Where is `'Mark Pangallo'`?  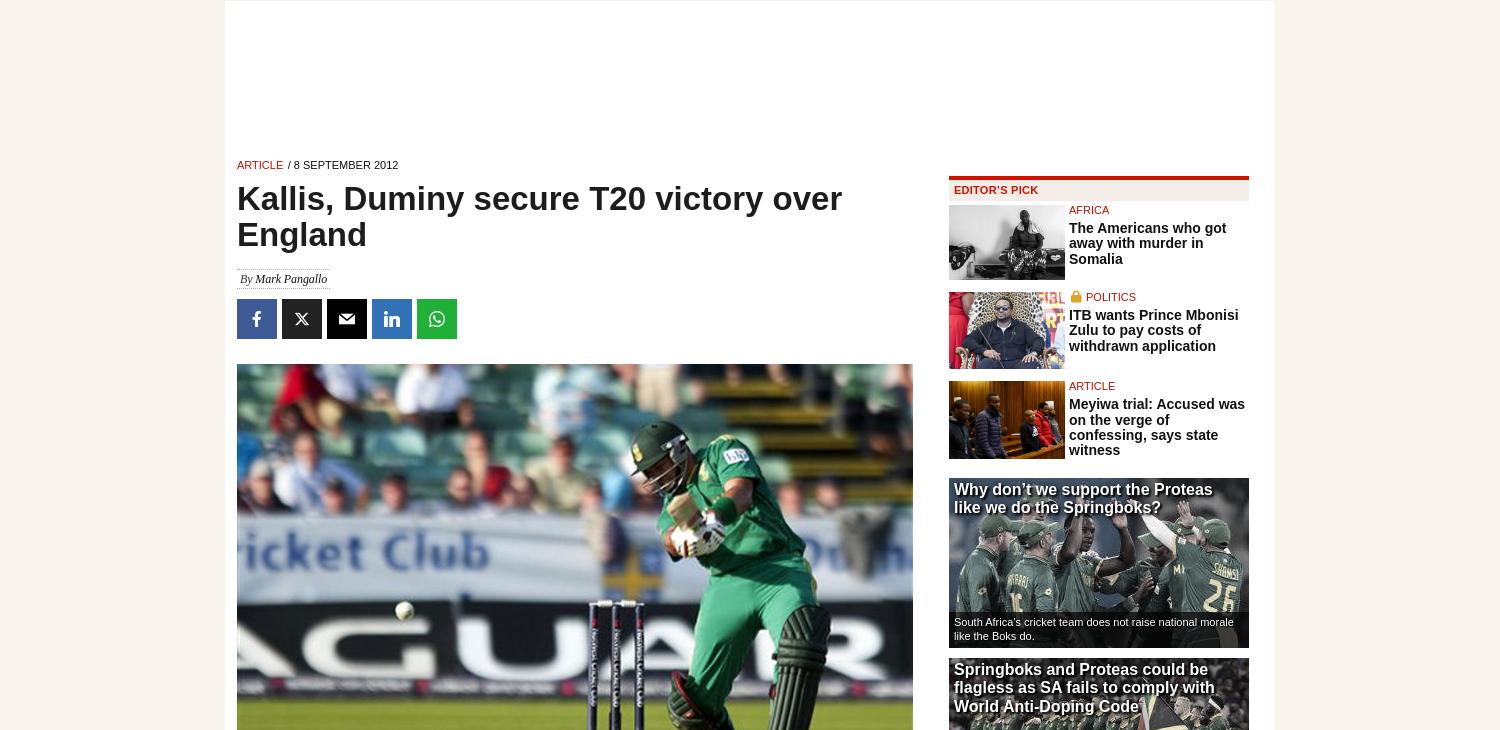 'Mark Pangallo' is located at coordinates (465, 634).